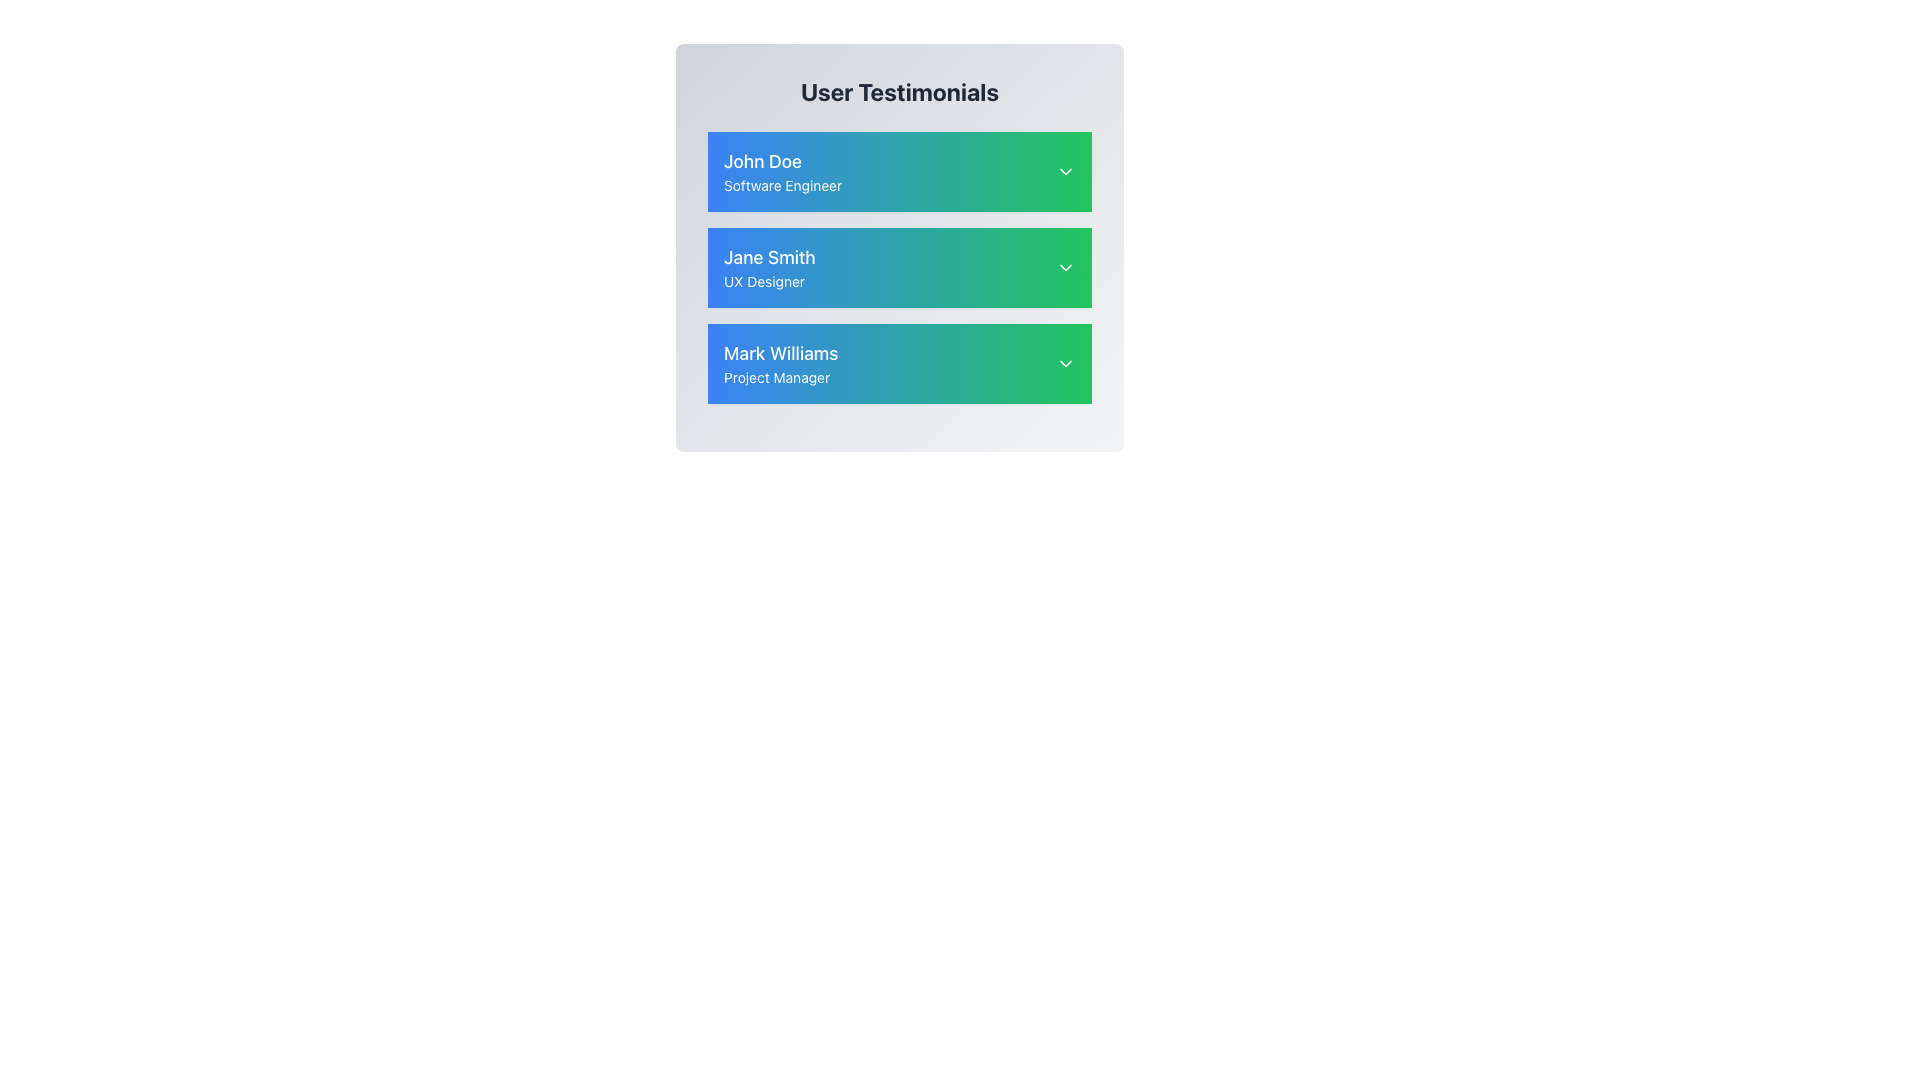  What do you see at coordinates (782, 171) in the screenshot?
I see `the Text Display element that shows the user's name and title in the testimonial list, which is located beneath the heading 'User Testimonials'` at bounding box center [782, 171].